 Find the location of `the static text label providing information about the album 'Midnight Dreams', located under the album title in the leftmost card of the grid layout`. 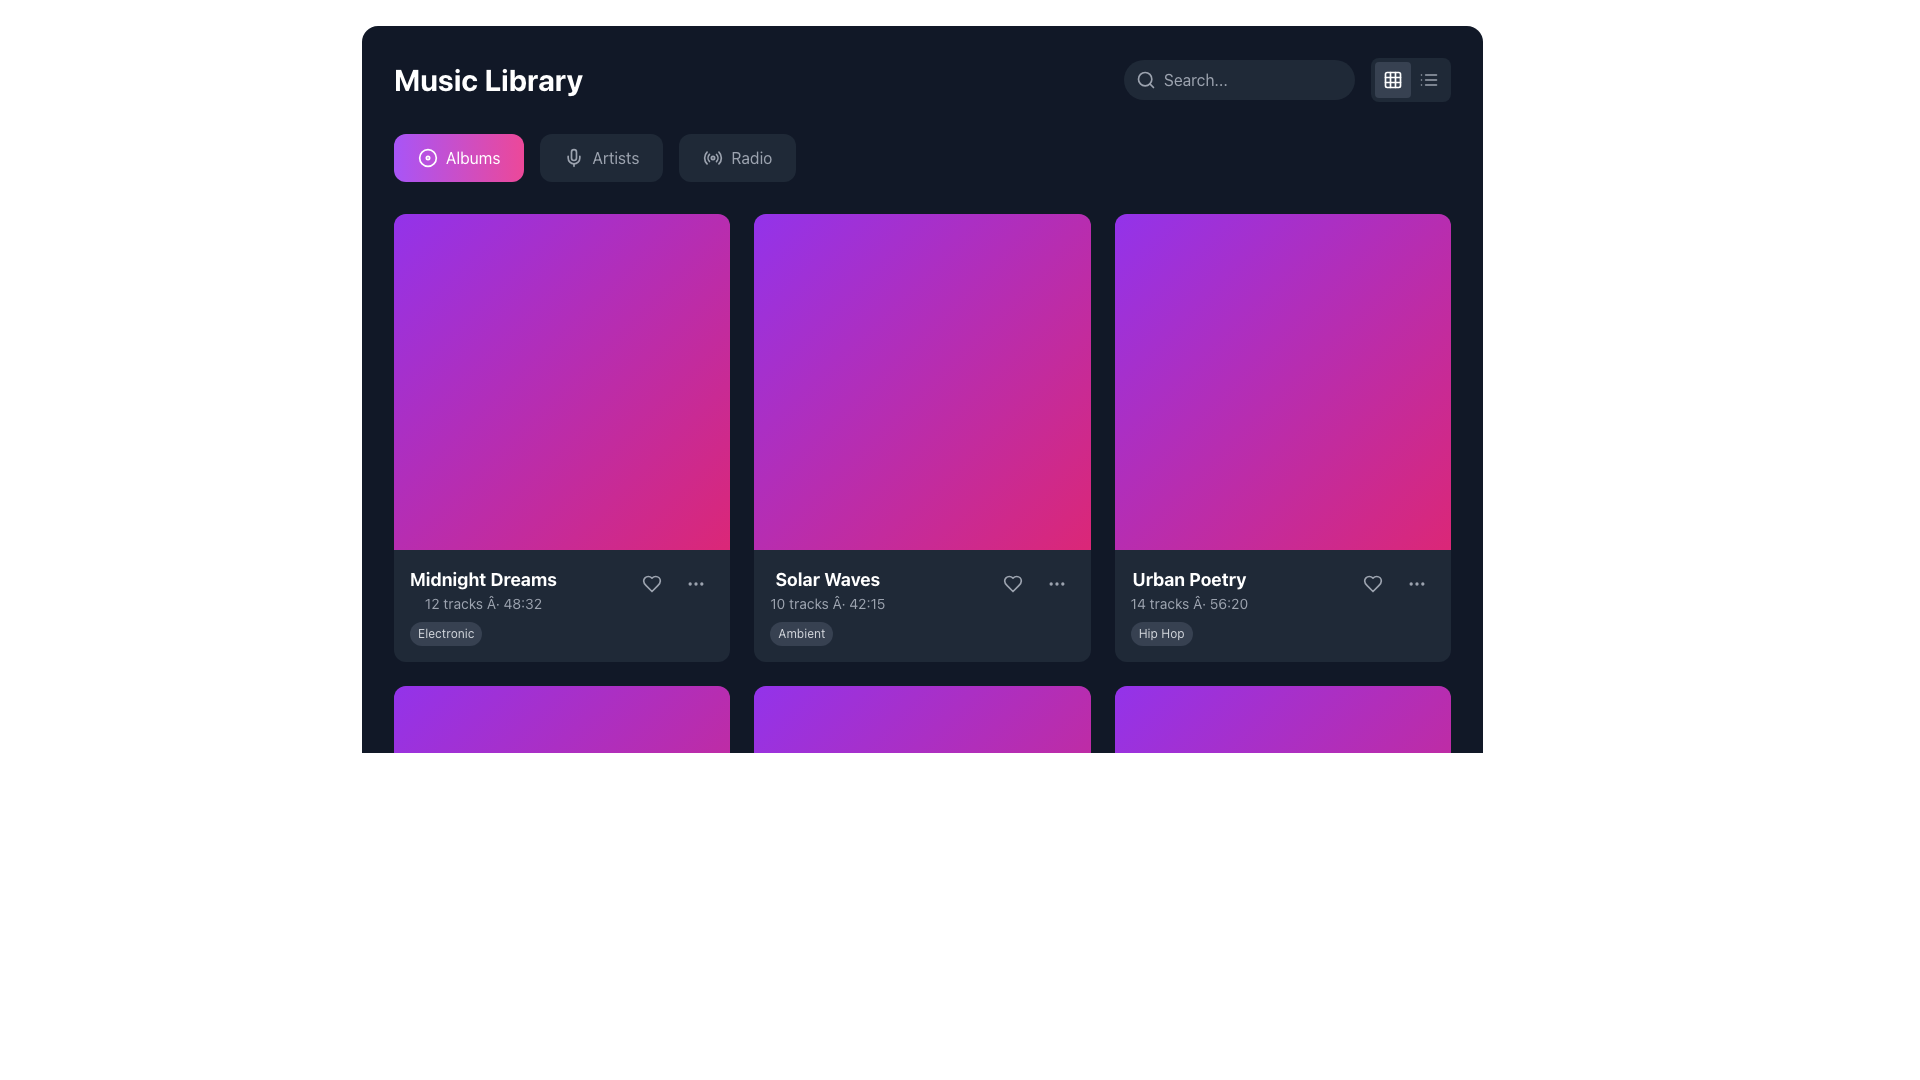

the static text label providing information about the album 'Midnight Dreams', located under the album title in the leftmost card of the grid layout is located at coordinates (483, 603).